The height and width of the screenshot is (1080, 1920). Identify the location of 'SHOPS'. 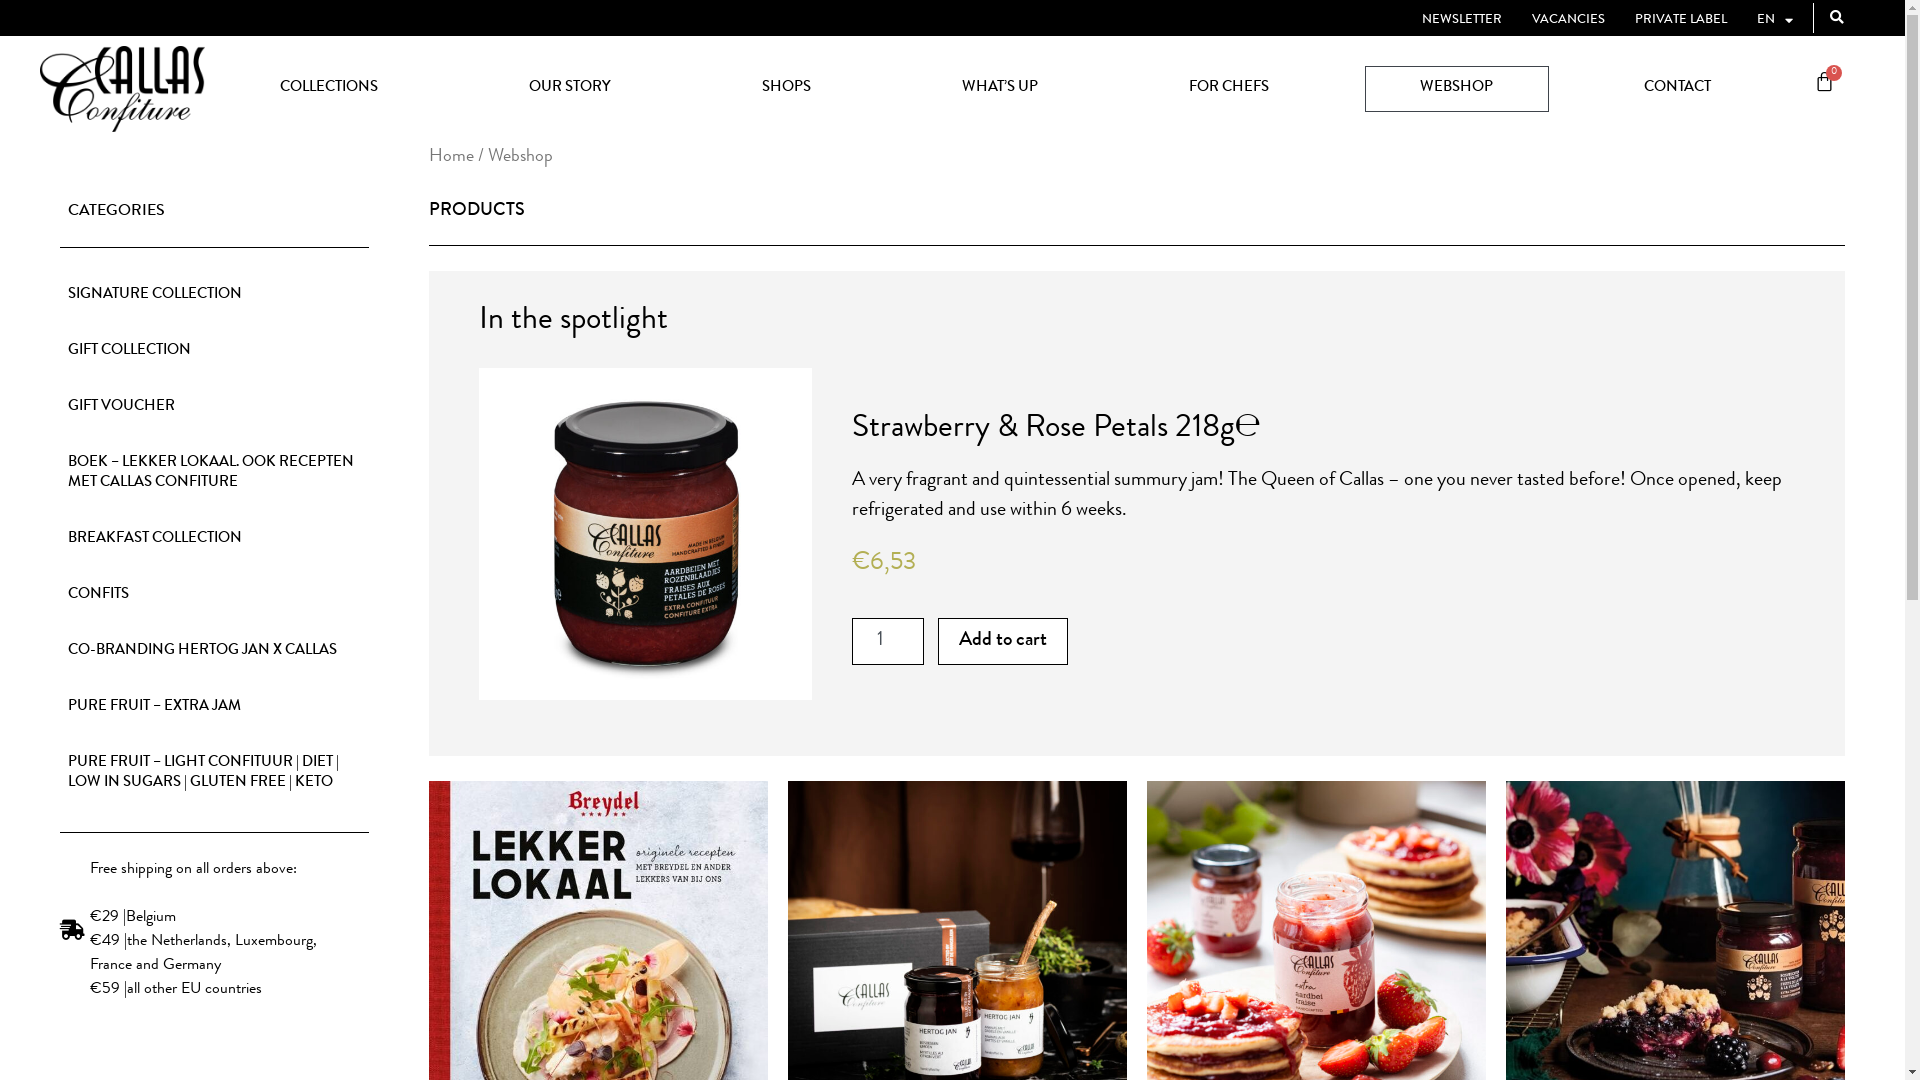
(785, 87).